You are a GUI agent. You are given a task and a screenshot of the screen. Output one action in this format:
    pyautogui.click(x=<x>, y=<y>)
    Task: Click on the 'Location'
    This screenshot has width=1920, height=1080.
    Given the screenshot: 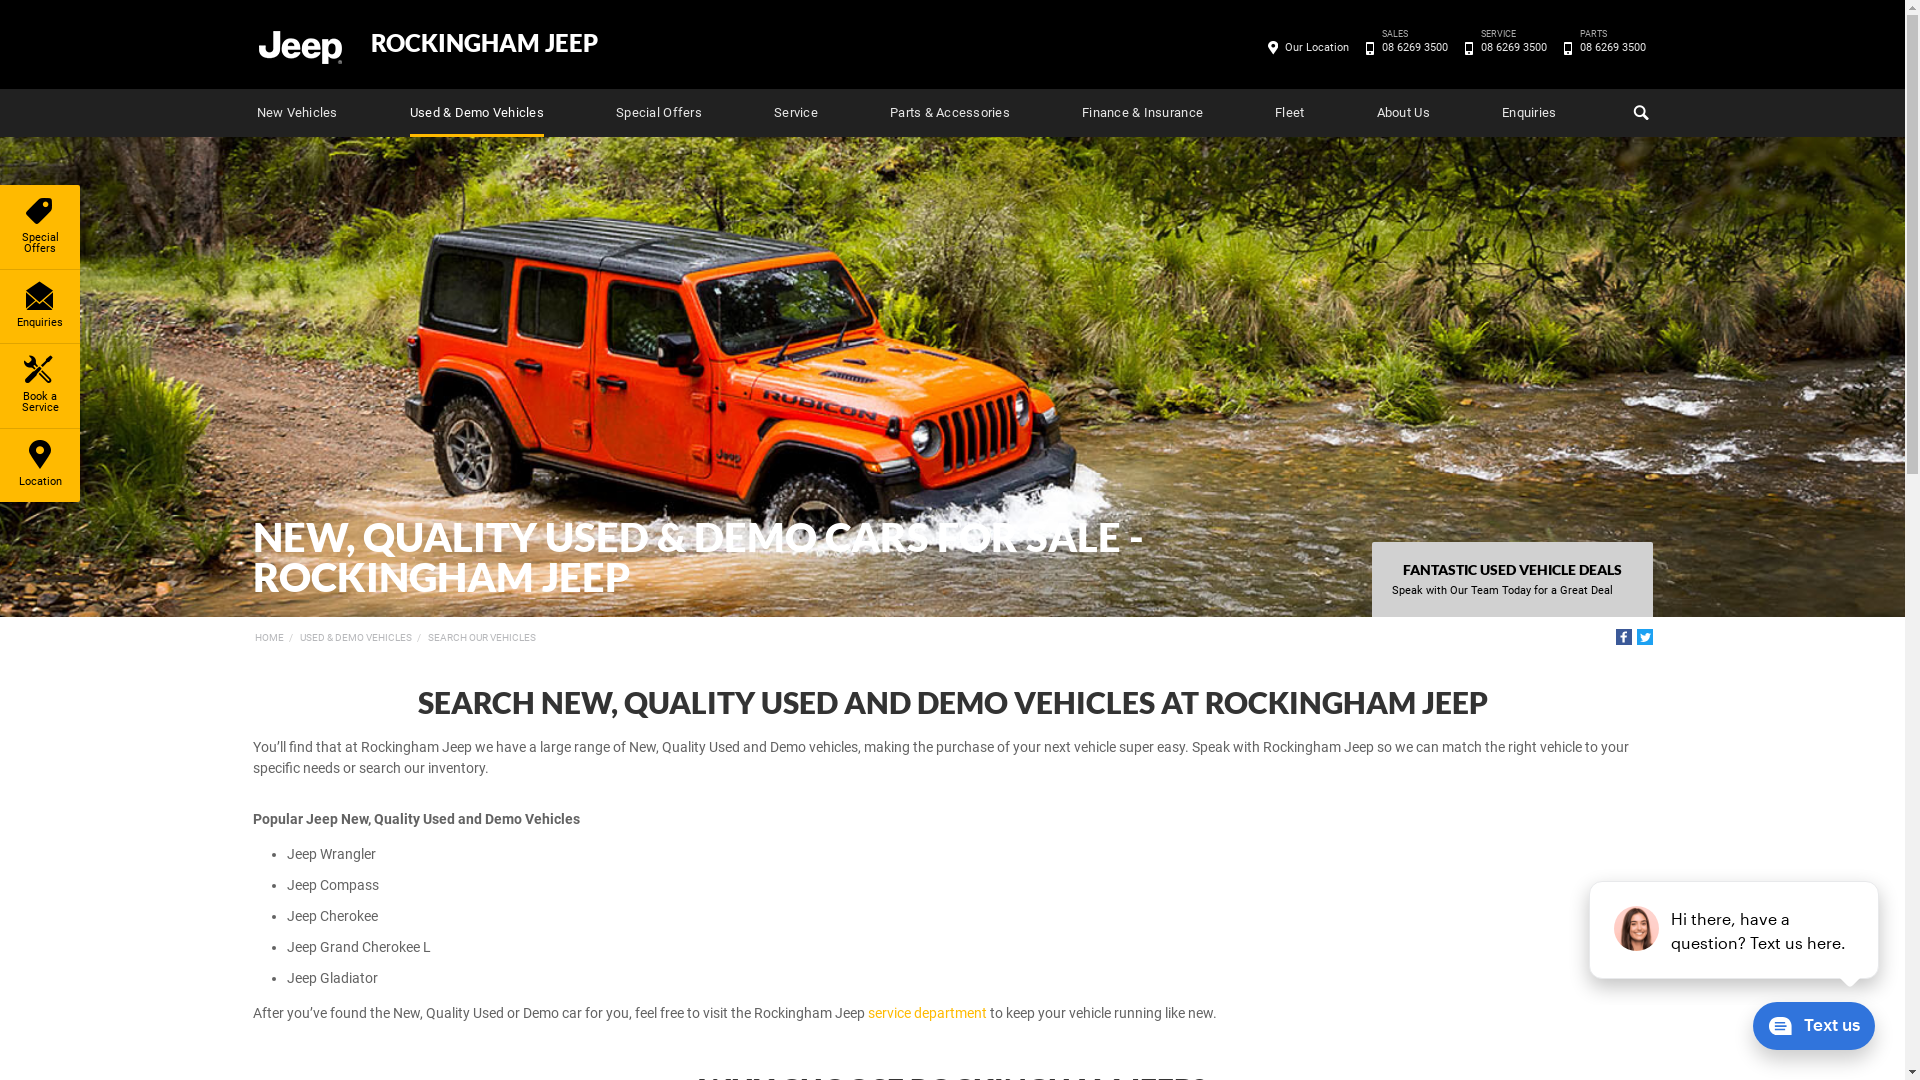 What is the action you would take?
    pyautogui.click(x=0, y=465)
    